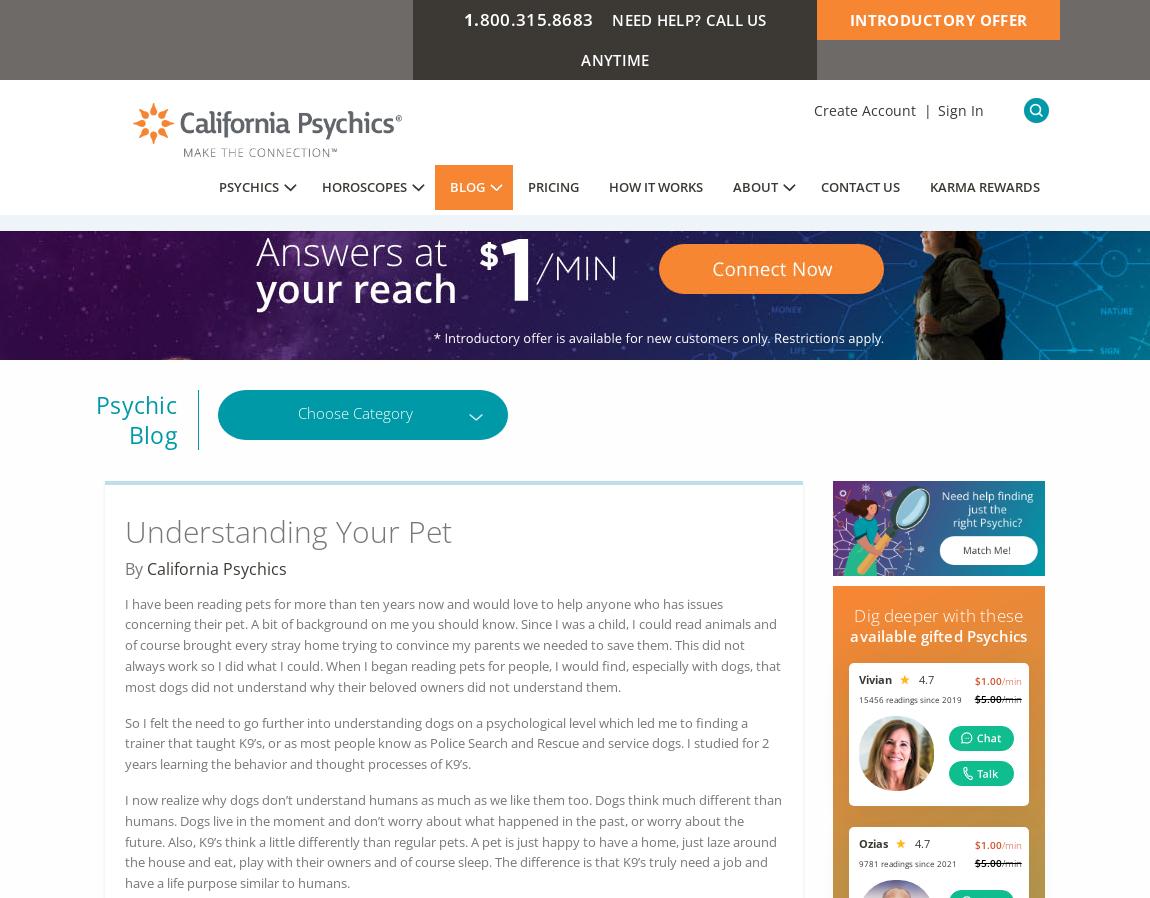 Image resolution: width=1150 pixels, height=898 pixels. What do you see at coordinates (672, 38) in the screenshot?
I see `'Need Help? Call us anytime'` at bounding box center [672, 38].